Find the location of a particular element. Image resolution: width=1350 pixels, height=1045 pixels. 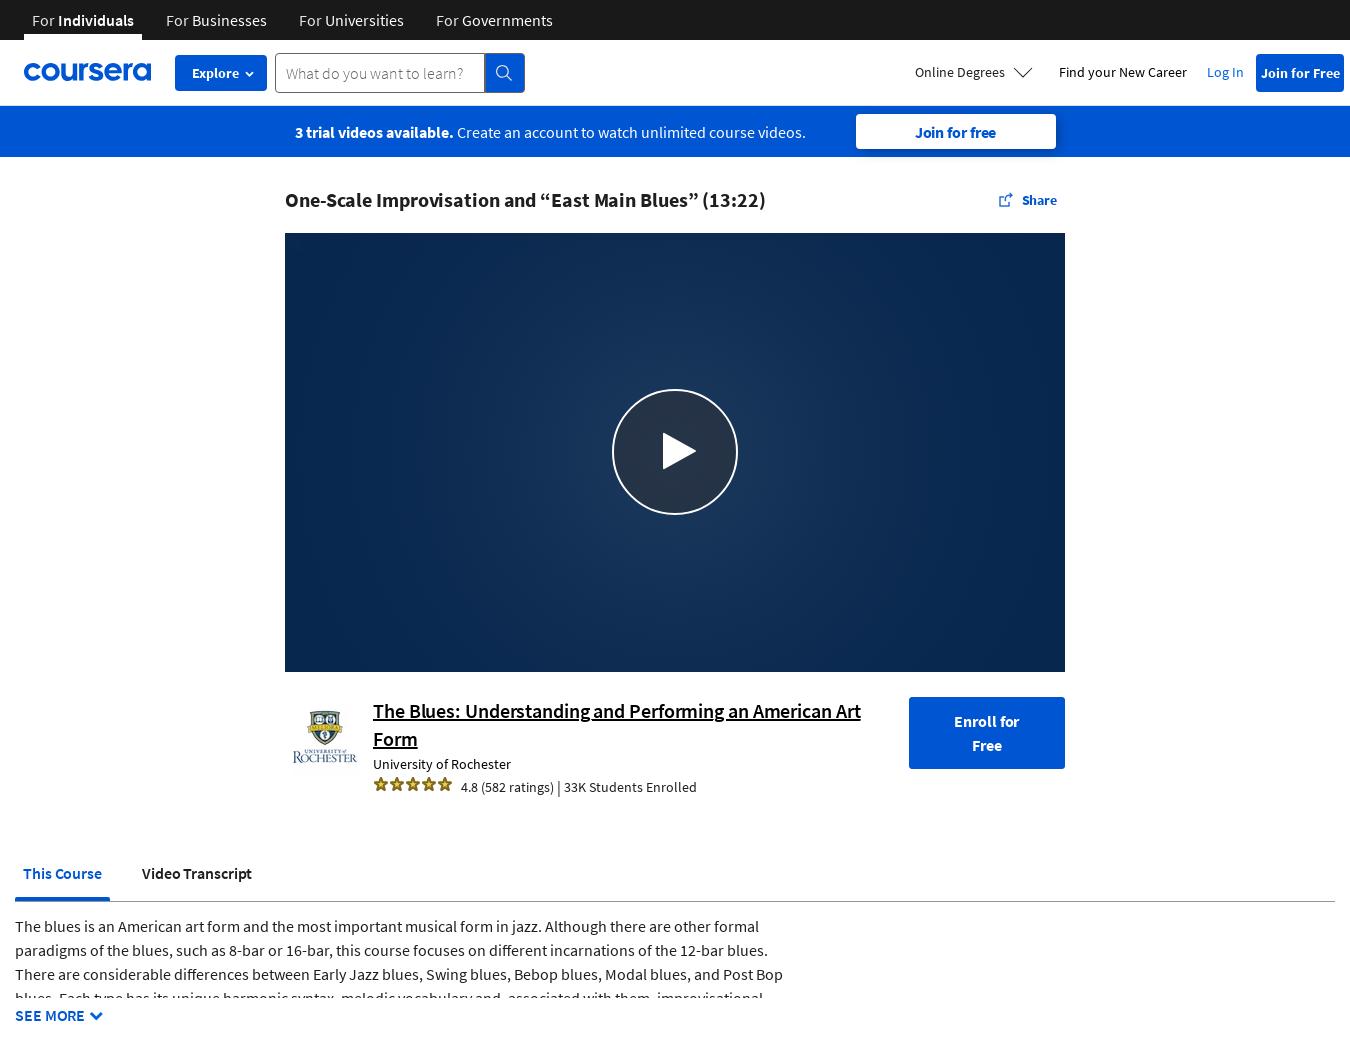

'4.8 (582 ratings)' is located at coordinates (506, 786).